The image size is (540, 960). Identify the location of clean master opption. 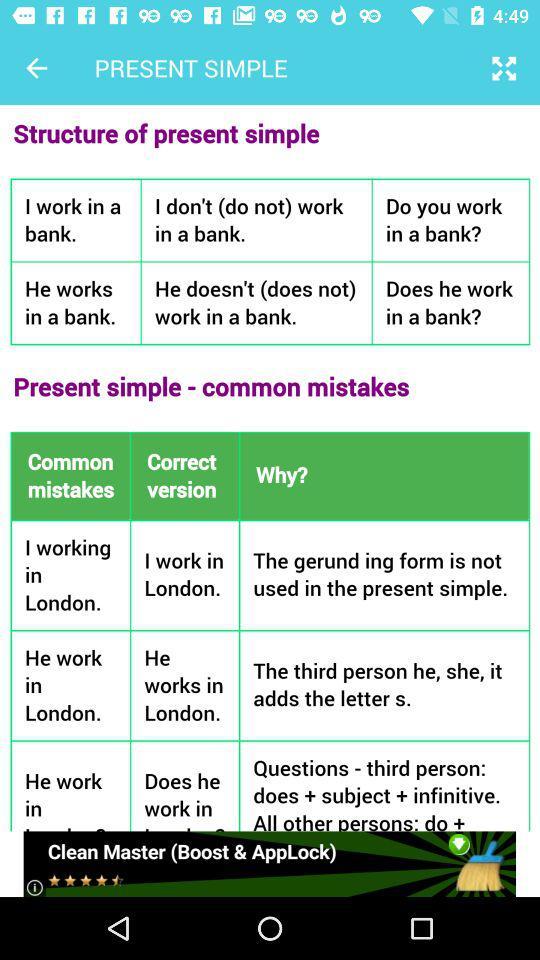
(269, 863).